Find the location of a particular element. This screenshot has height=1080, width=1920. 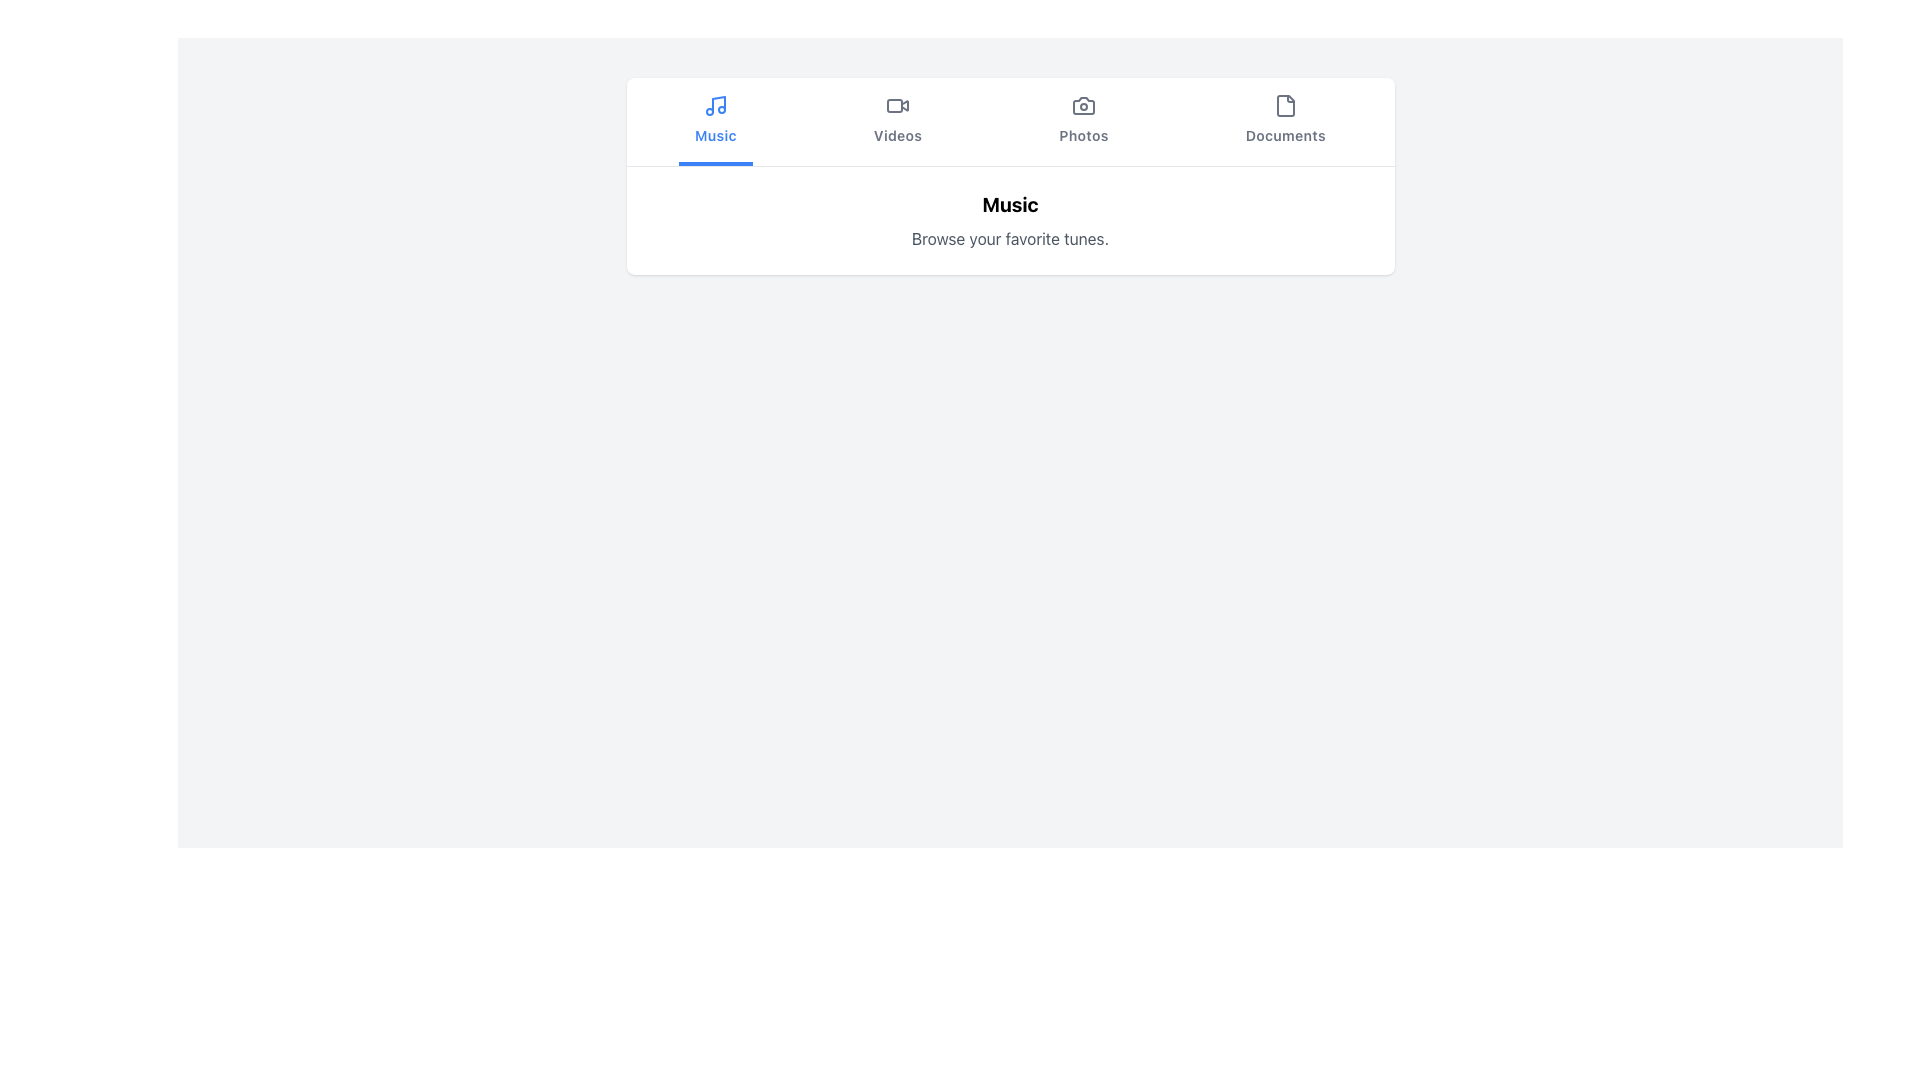

the play symbol icon located in the 'Videos' tab of the horizontal navigation bar is located at coordinates (904, 105).